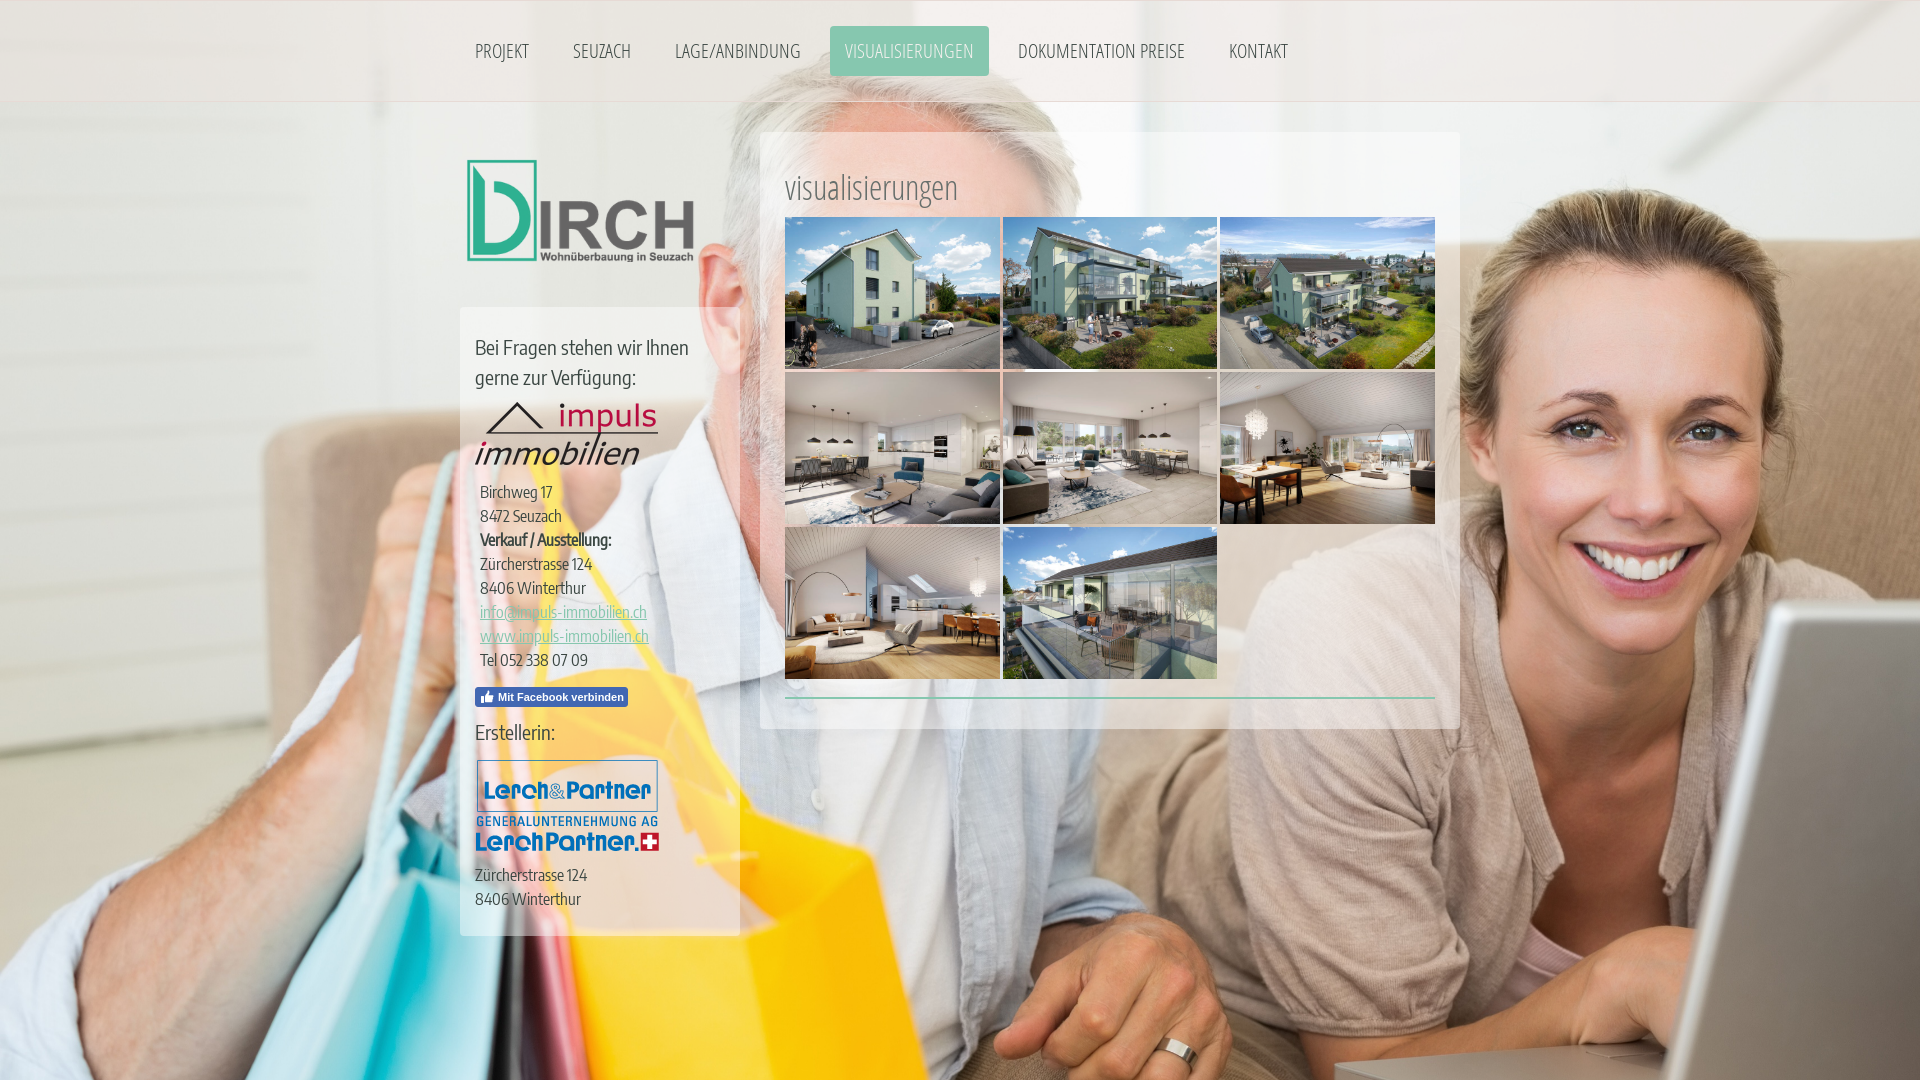 The width and height of the screenshot is (1920, 1080). I want to click on 'SEUZACH', so click(600, 49).